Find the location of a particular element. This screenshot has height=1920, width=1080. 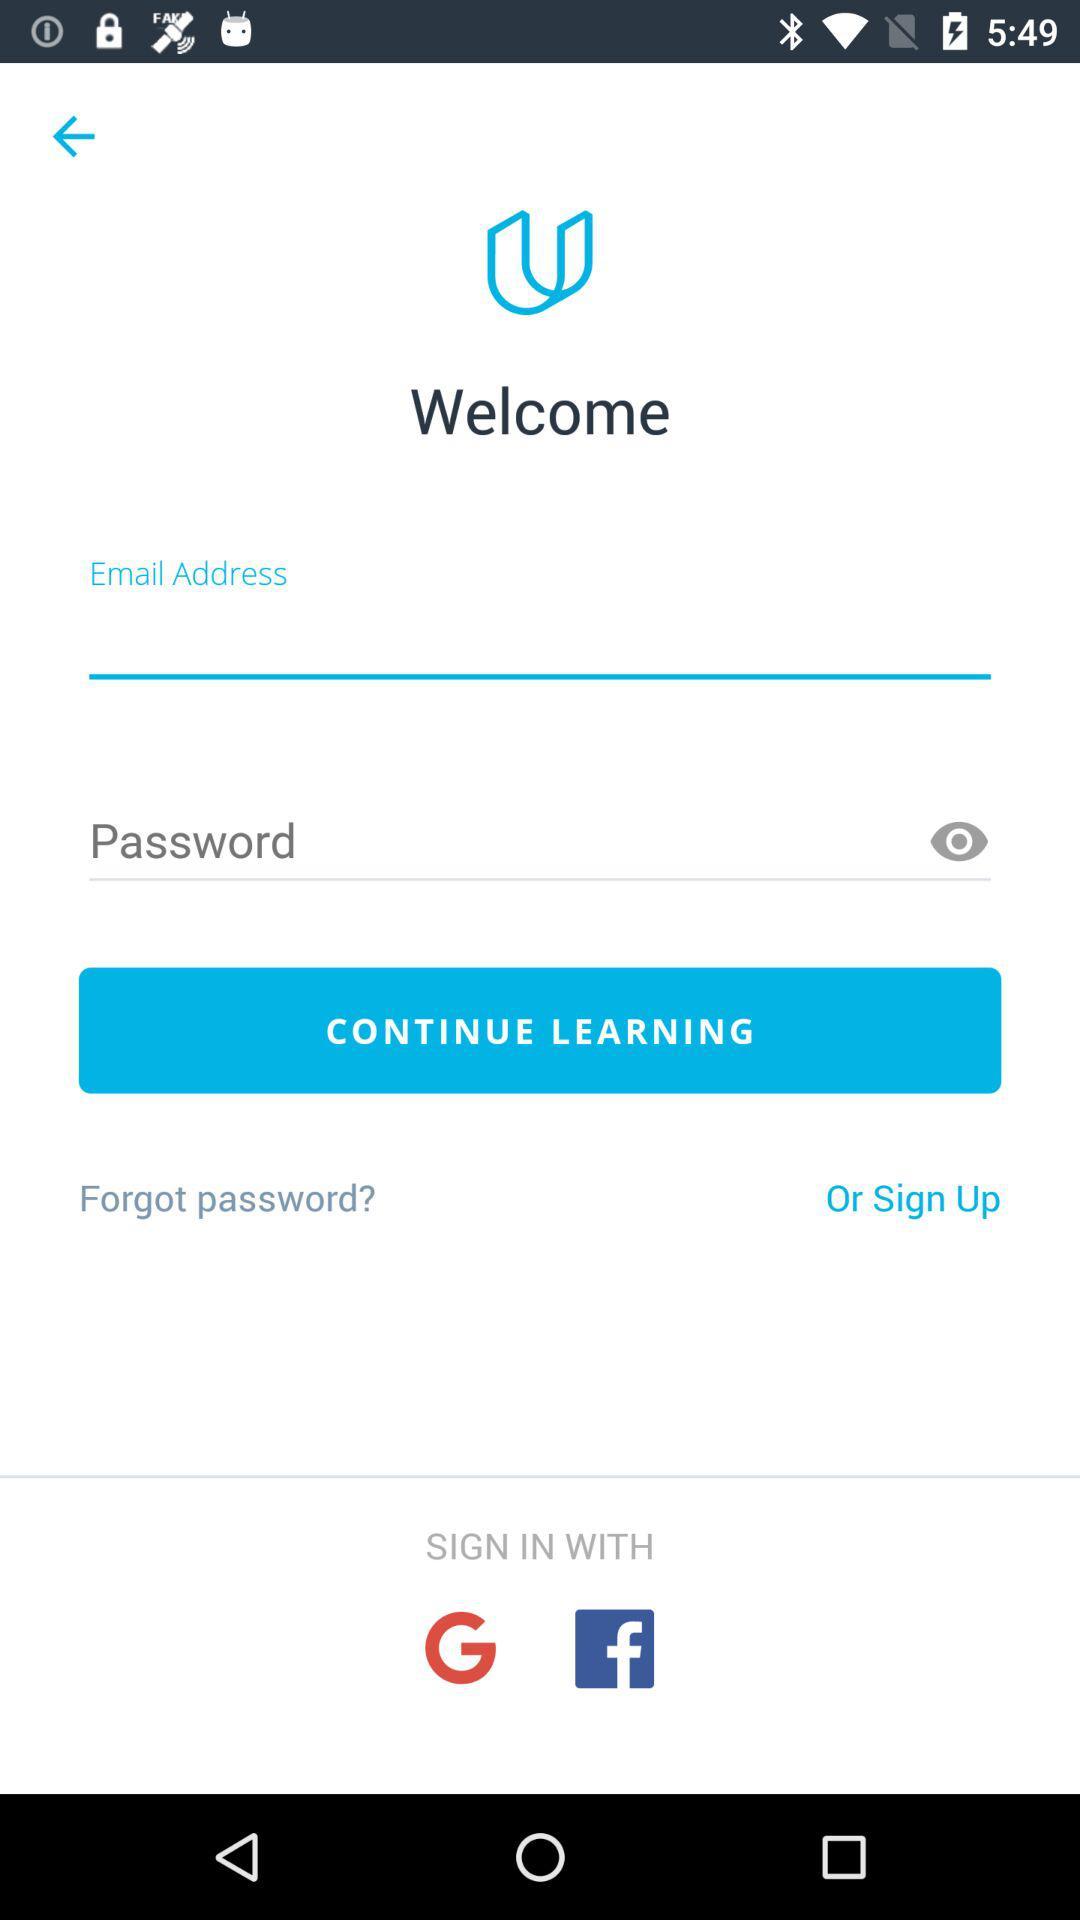

email is located at coordinates (540, 637).